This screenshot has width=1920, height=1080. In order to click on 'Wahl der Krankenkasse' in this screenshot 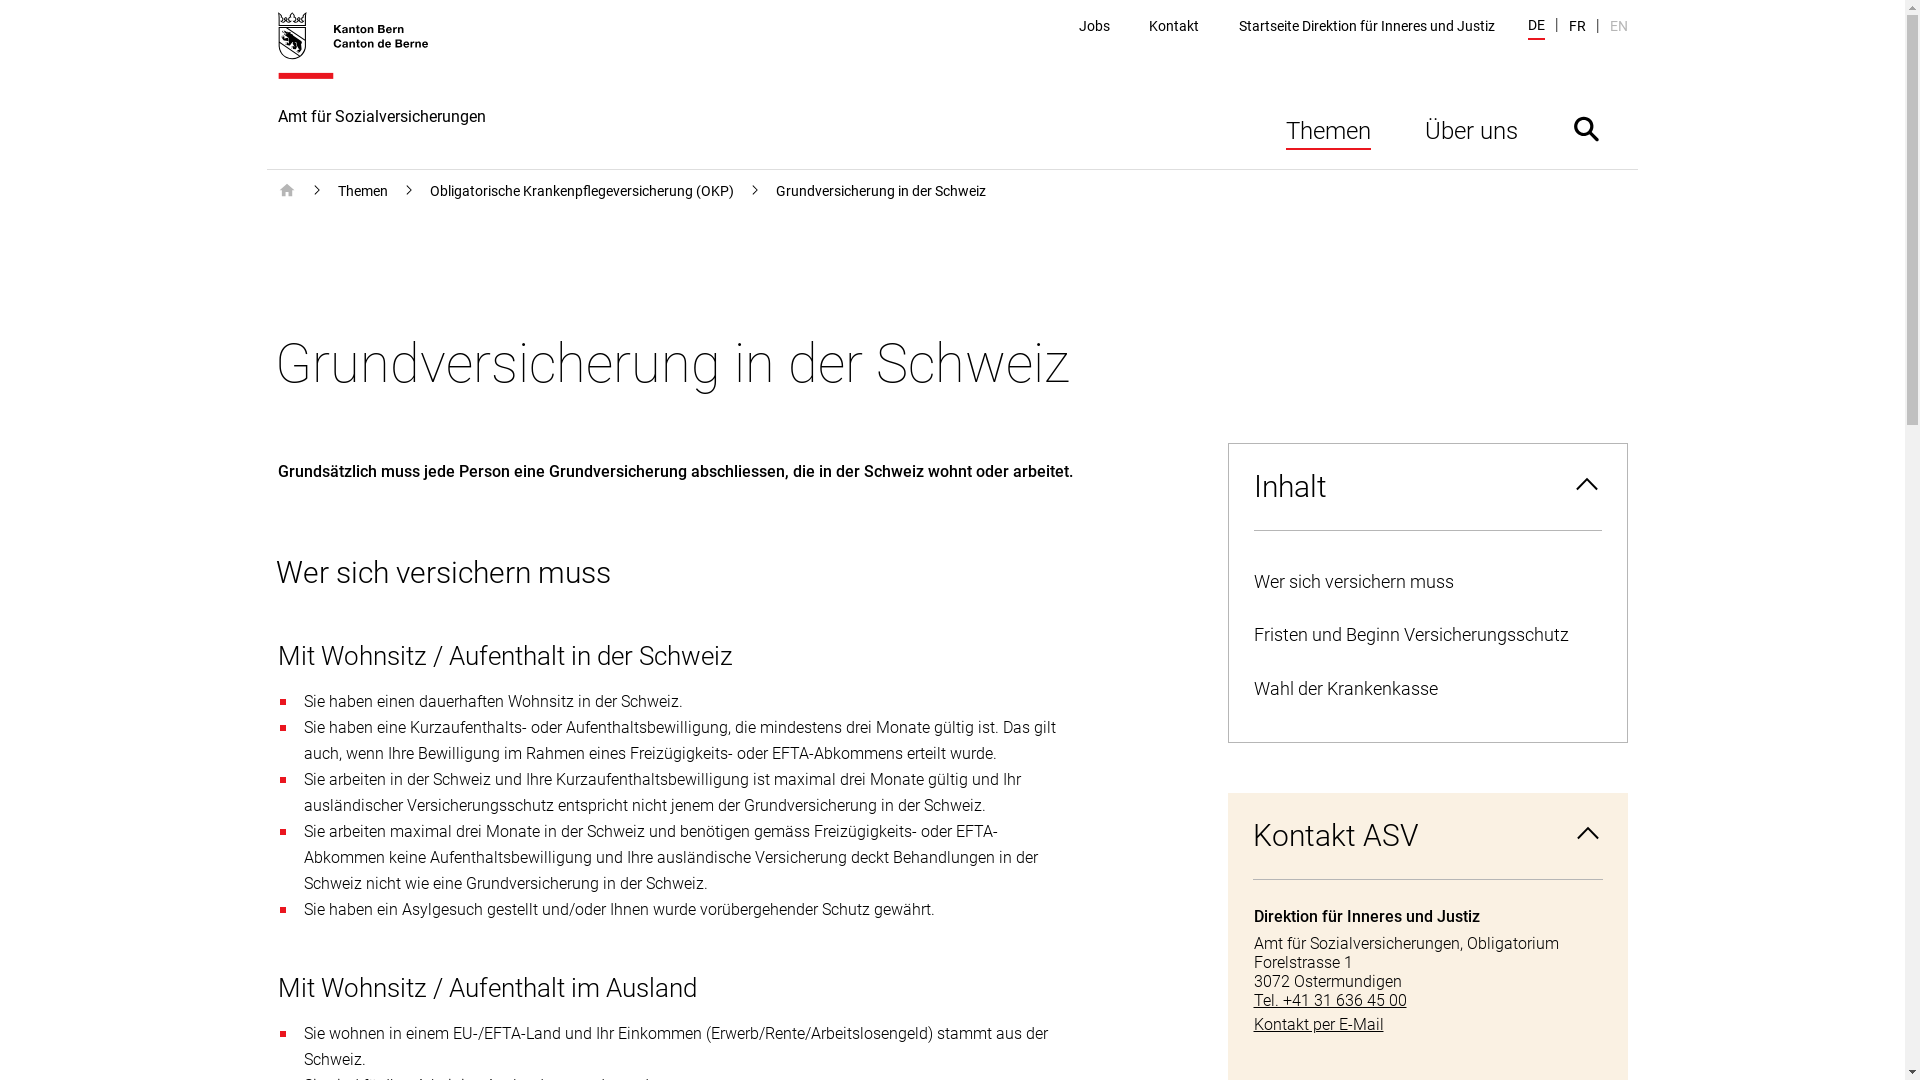, I will do `click(1425, 688)`.